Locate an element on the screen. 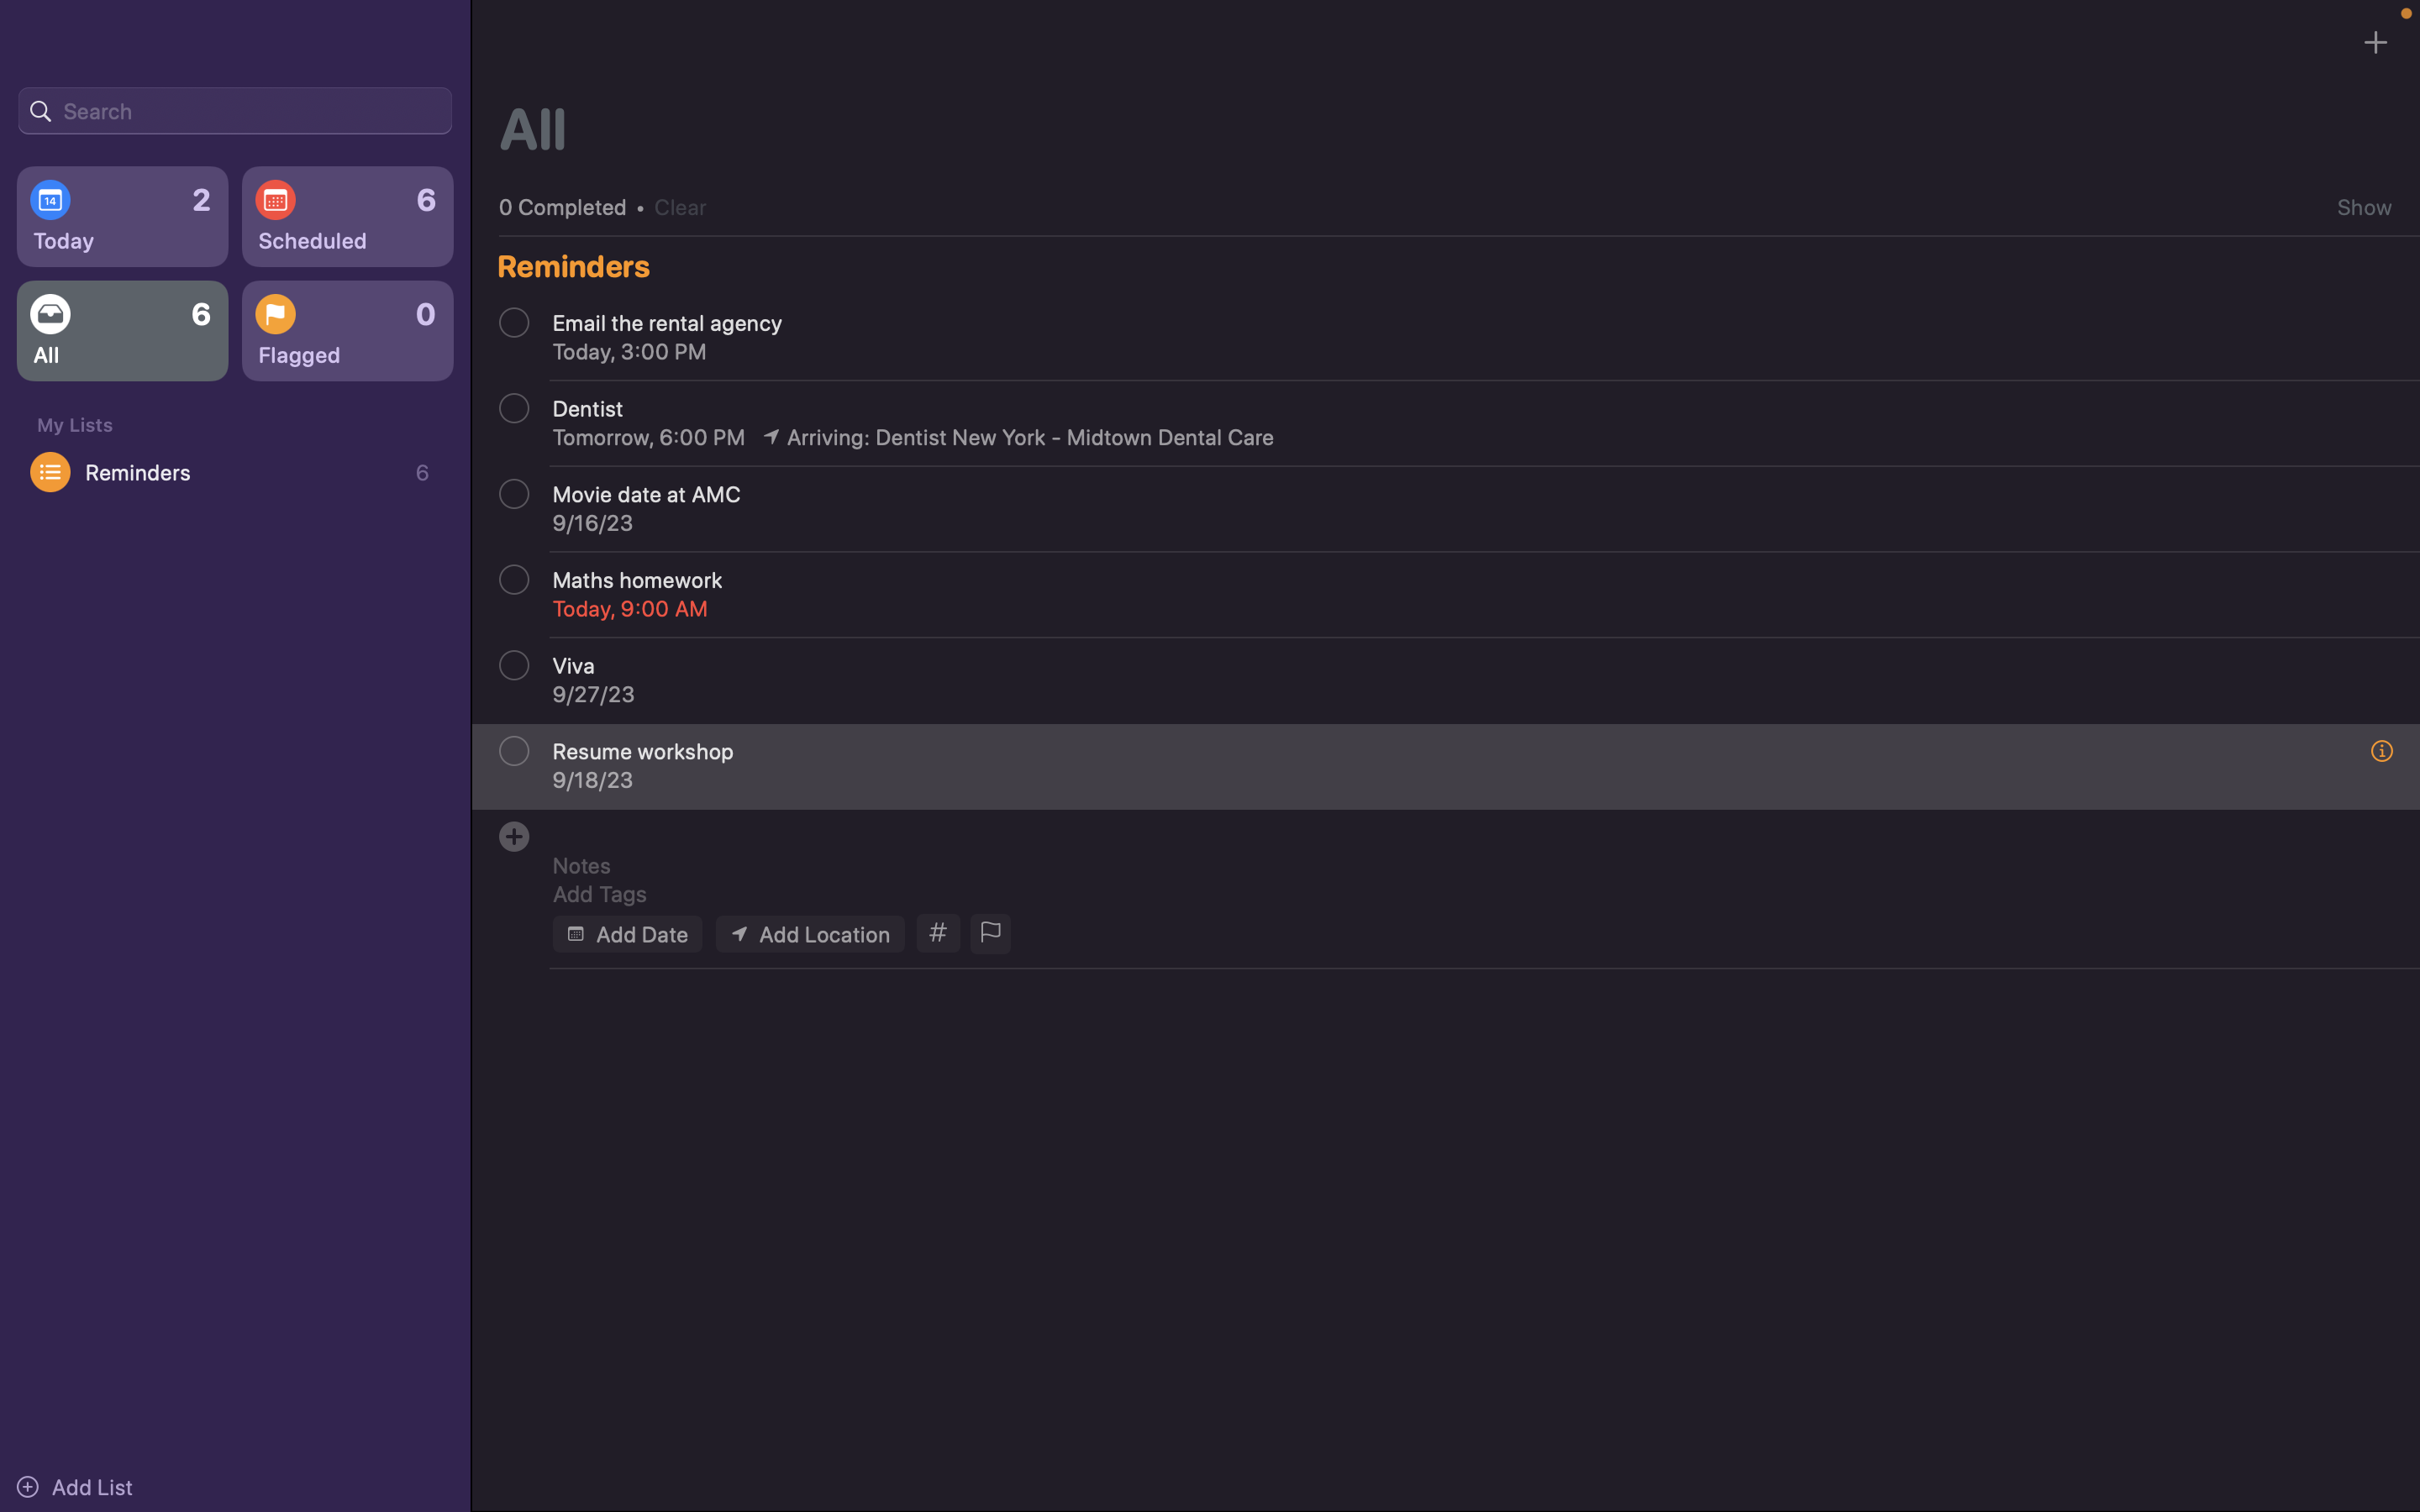 This screenshot has width=2420, height=1512. Designate "my house" as the event"s location is located at coordinates (808, 932).